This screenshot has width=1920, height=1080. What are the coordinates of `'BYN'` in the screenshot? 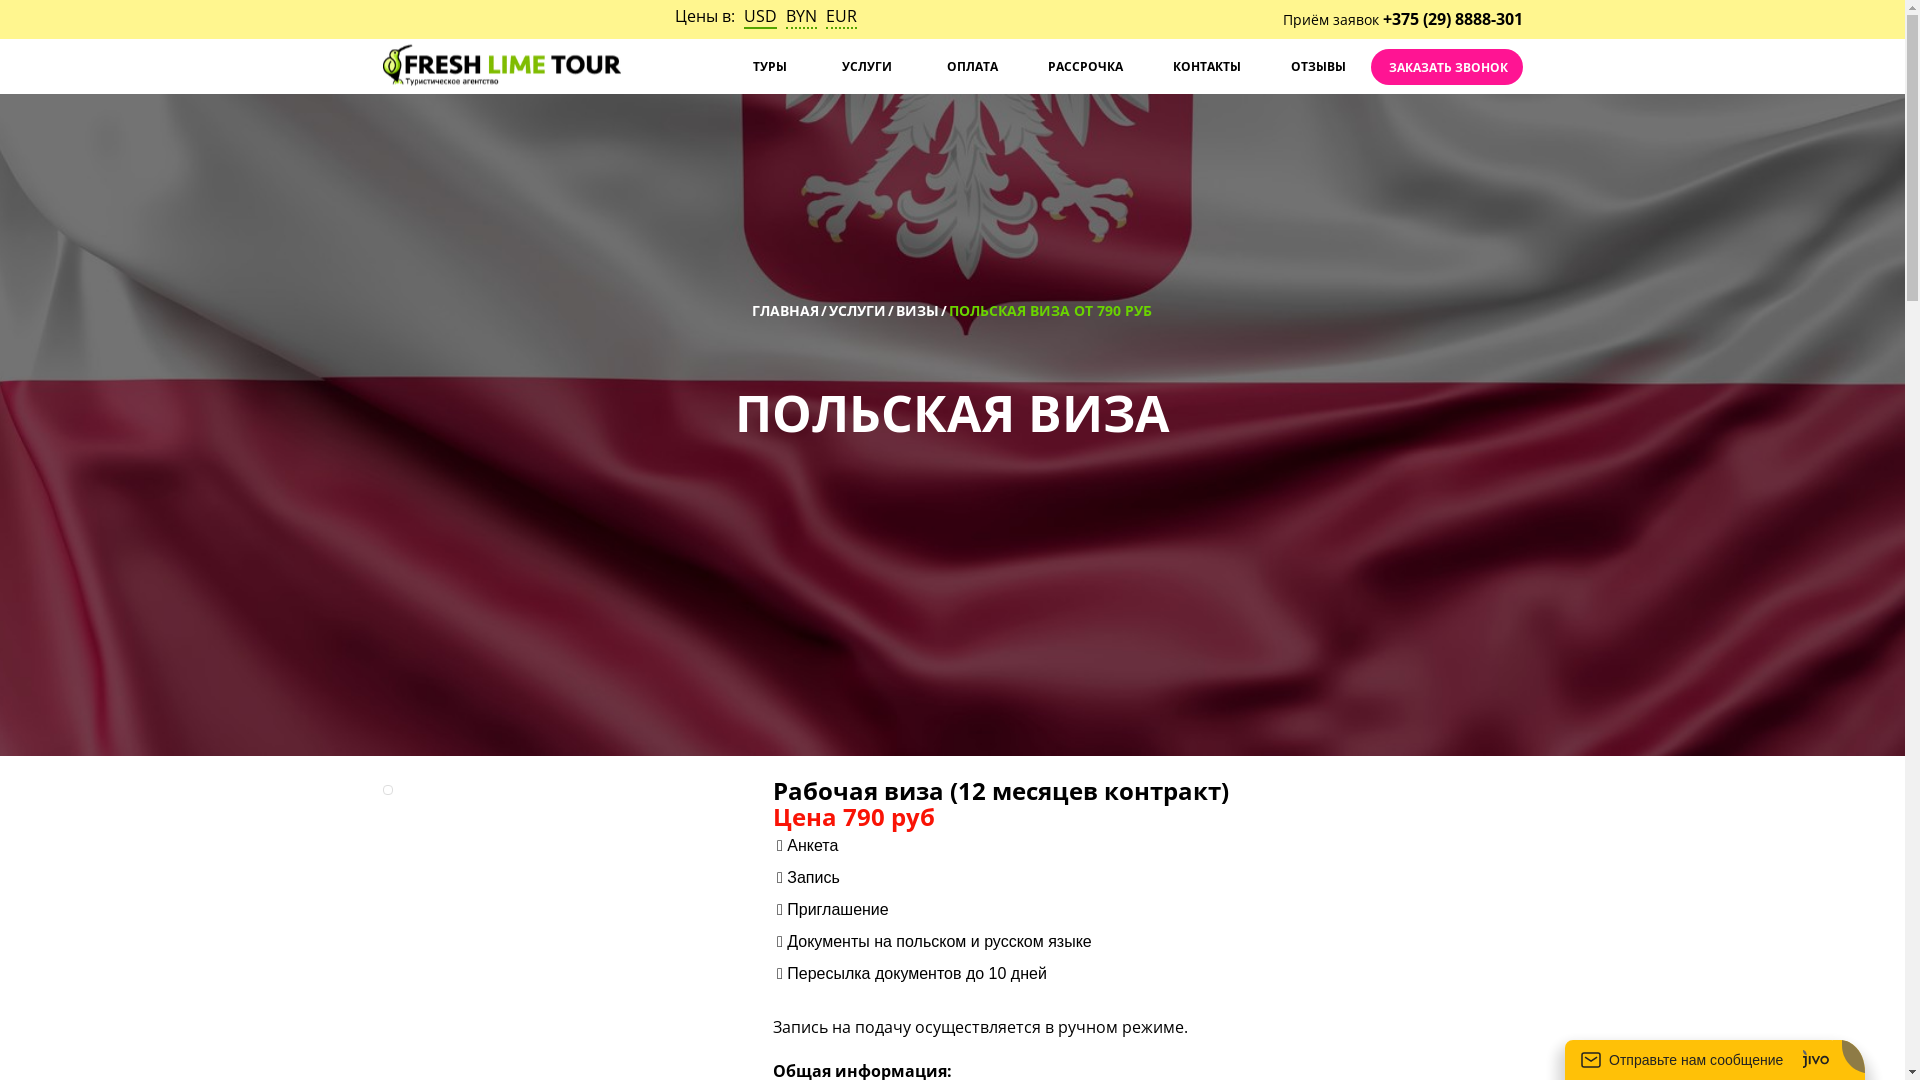 It's located at (801, 16).